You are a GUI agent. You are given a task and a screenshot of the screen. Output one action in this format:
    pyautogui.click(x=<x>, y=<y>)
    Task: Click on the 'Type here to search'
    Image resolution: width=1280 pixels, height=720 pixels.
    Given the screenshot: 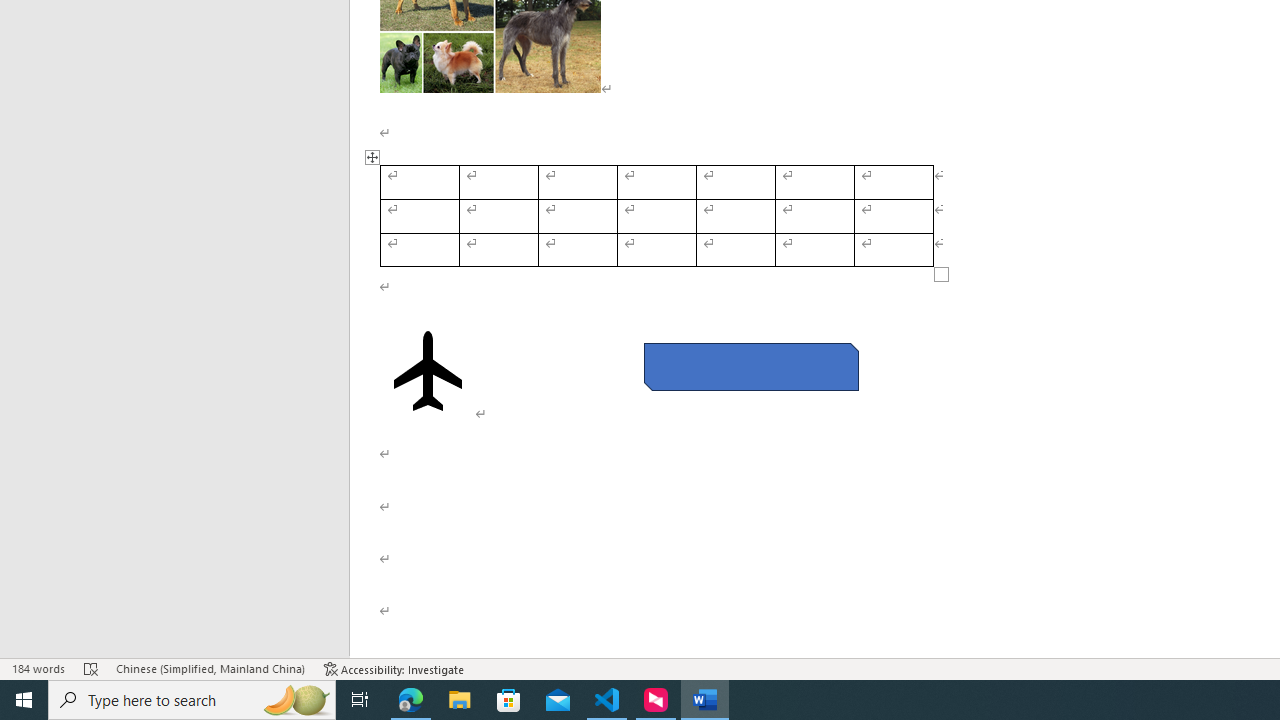 What is the action you would take?
    pyautogui.click(x=192, y=698)
    